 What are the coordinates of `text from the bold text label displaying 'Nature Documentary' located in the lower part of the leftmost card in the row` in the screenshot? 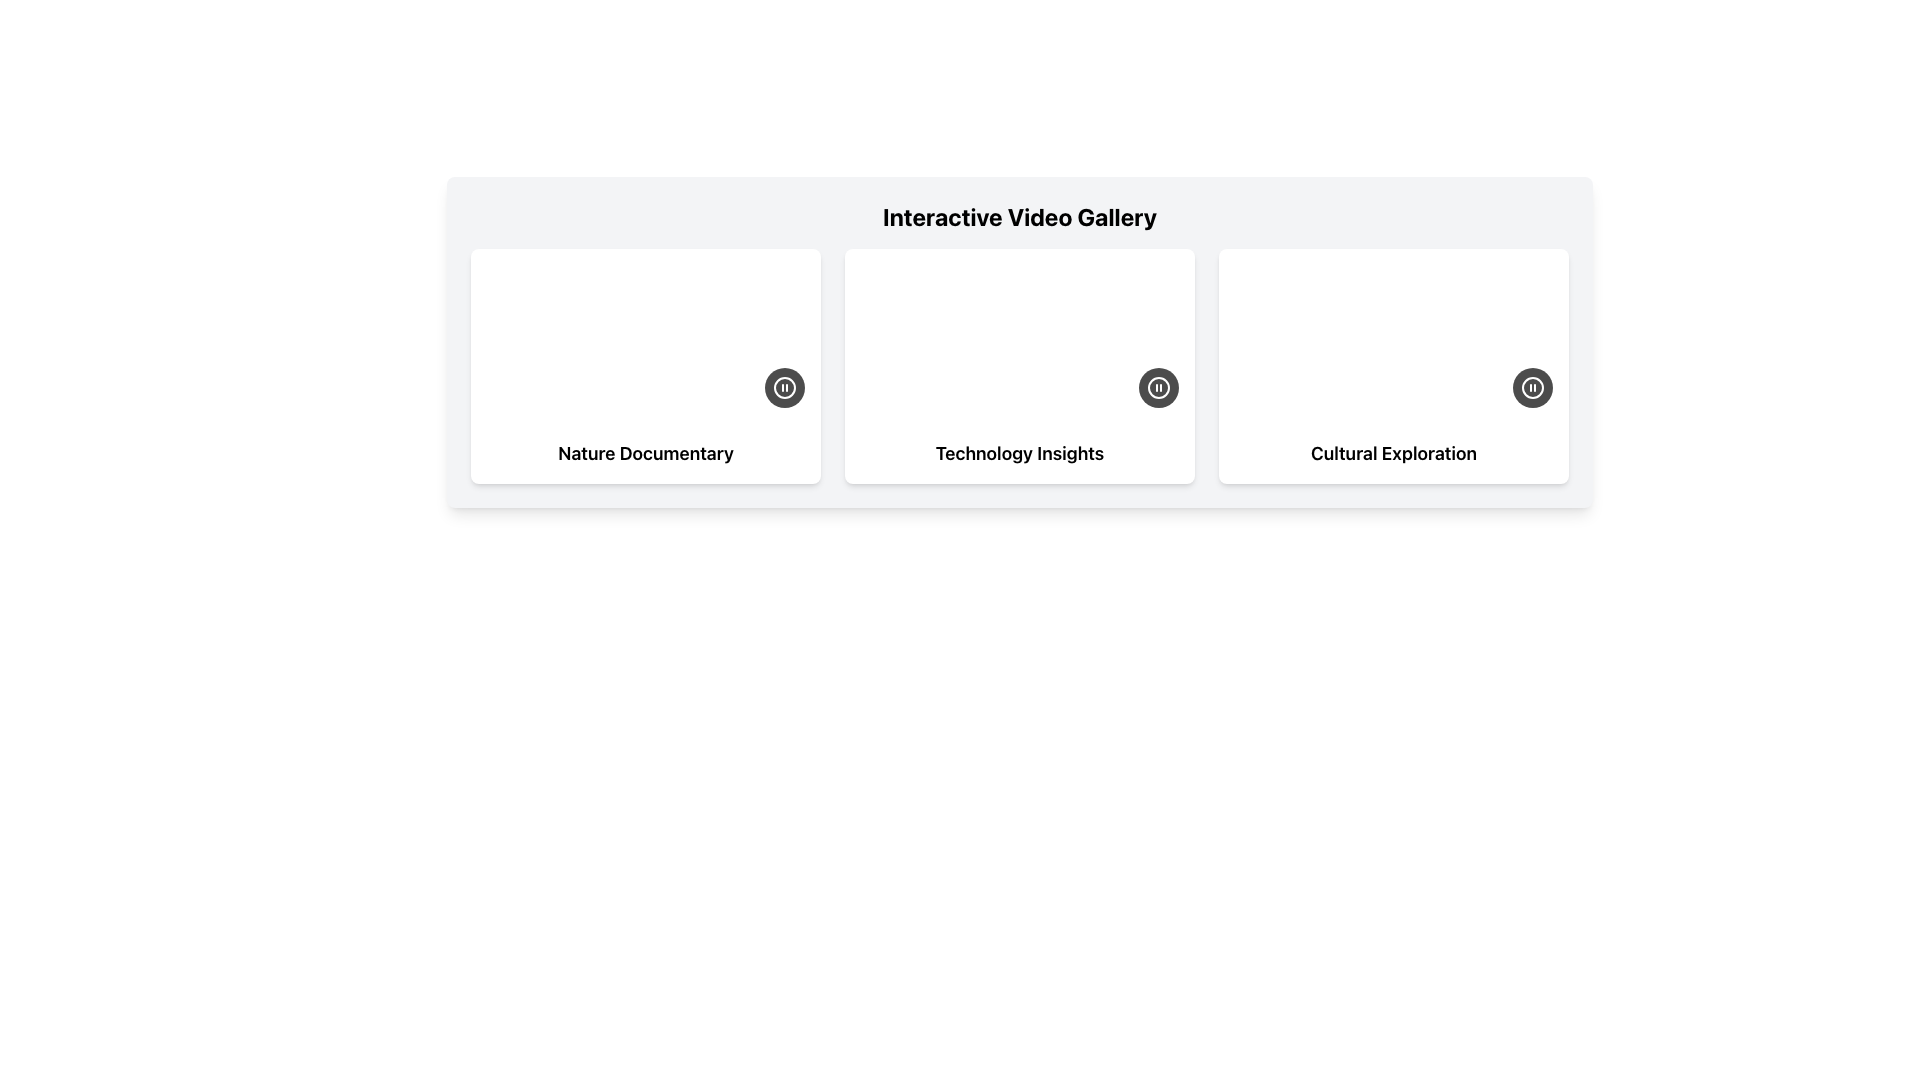 It's located at (646, 454).